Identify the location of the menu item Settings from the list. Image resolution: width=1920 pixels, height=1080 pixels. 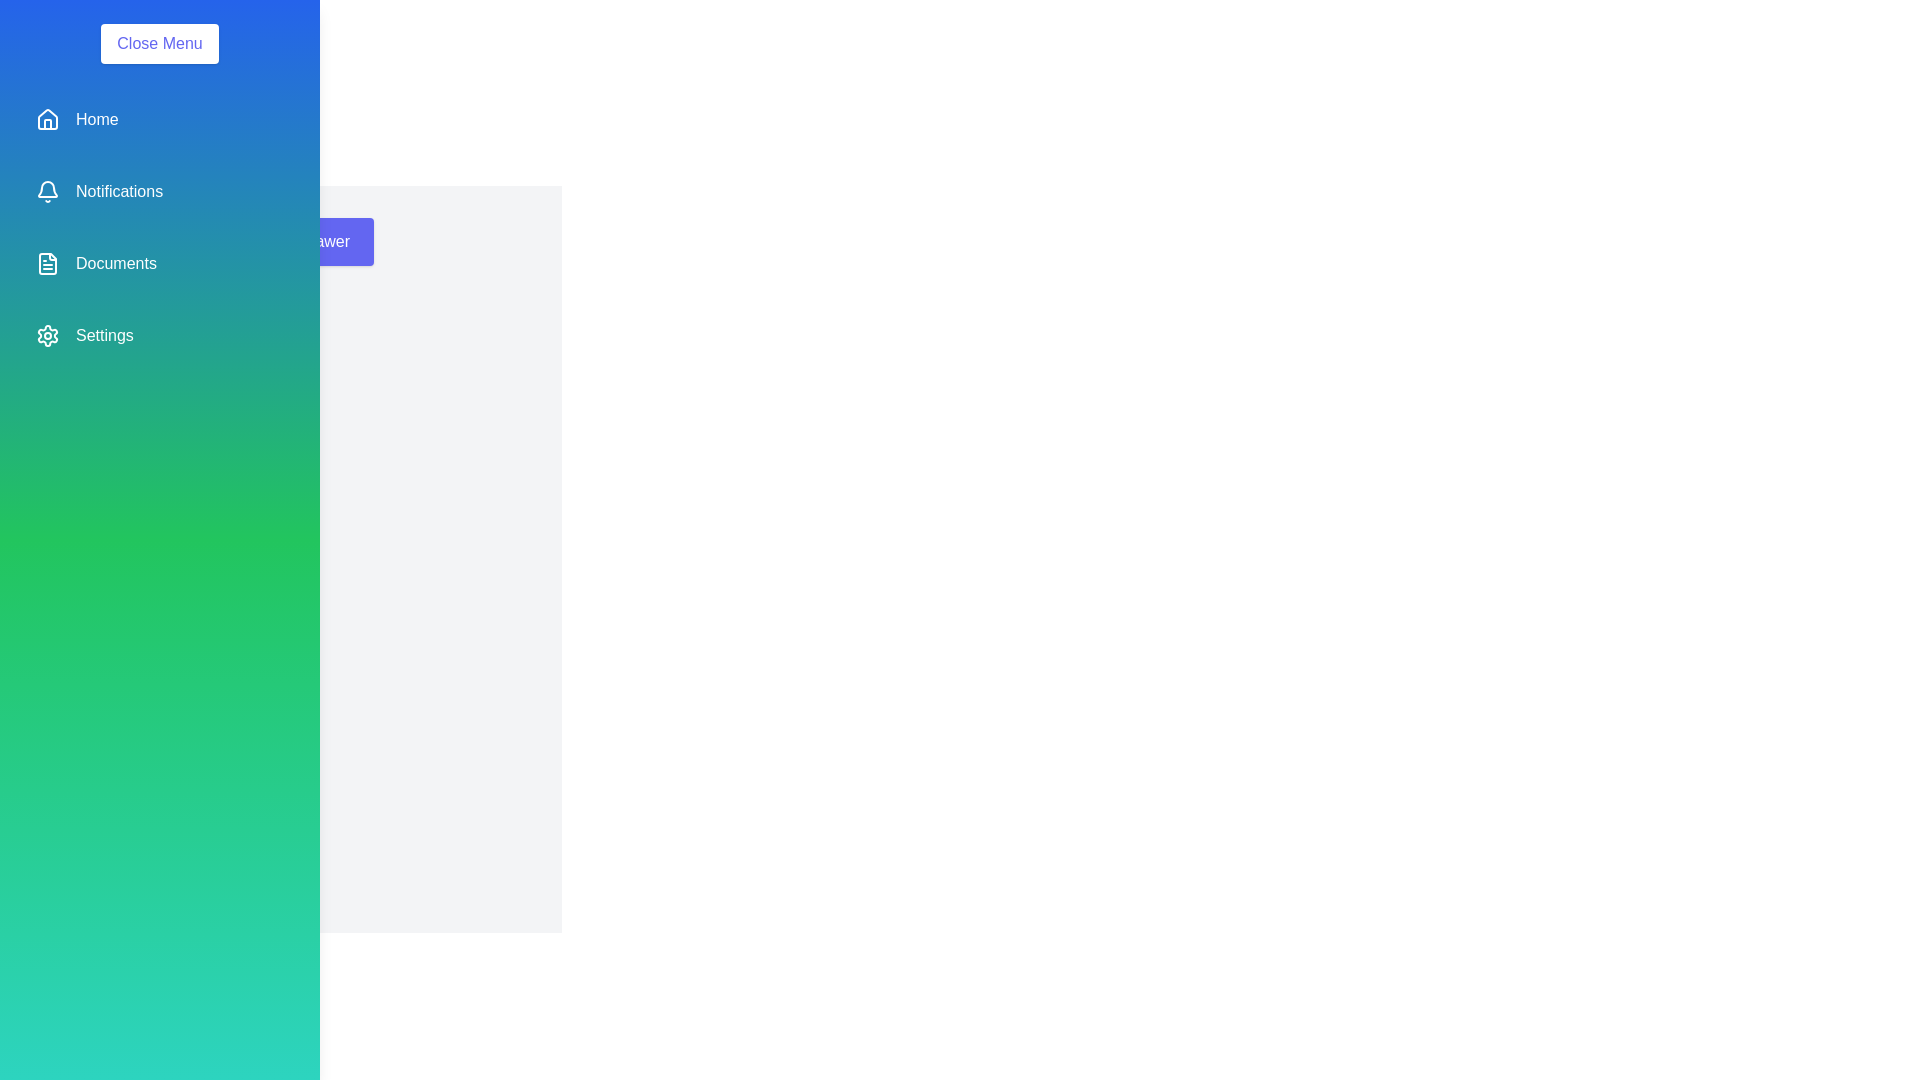
(158, 334).